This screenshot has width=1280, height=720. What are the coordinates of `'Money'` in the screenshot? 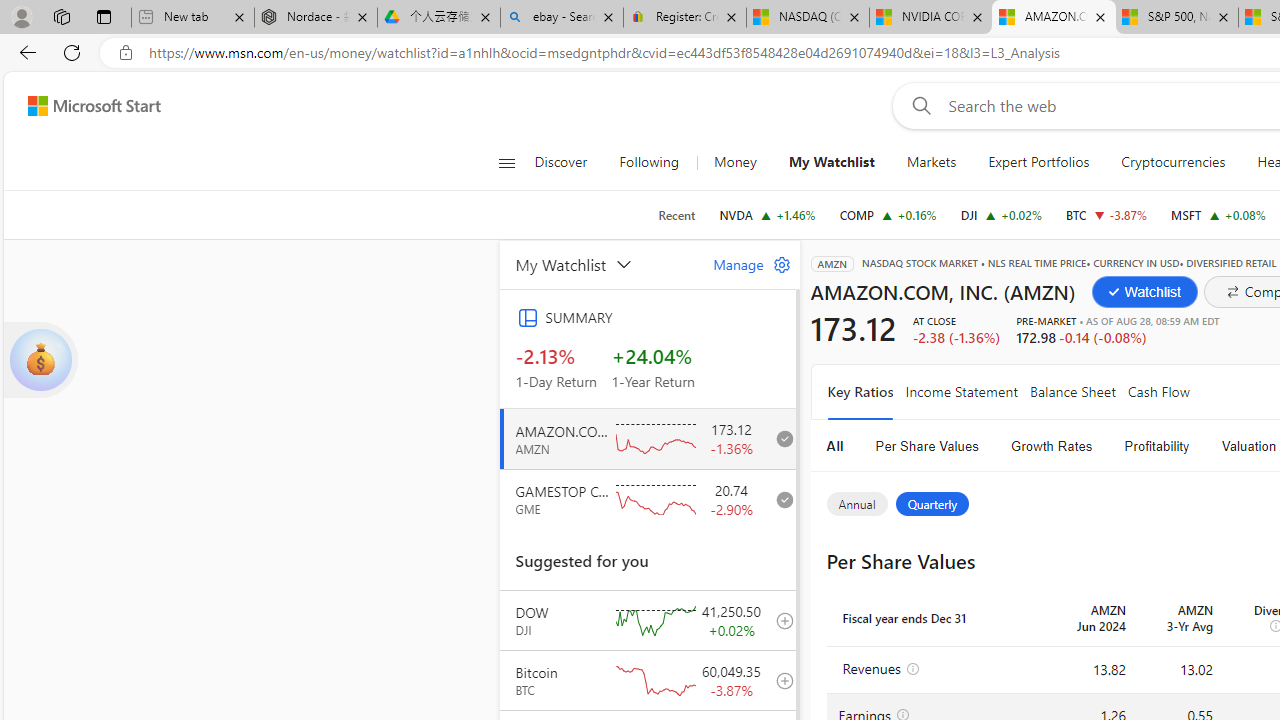 It's located at (733, 162).